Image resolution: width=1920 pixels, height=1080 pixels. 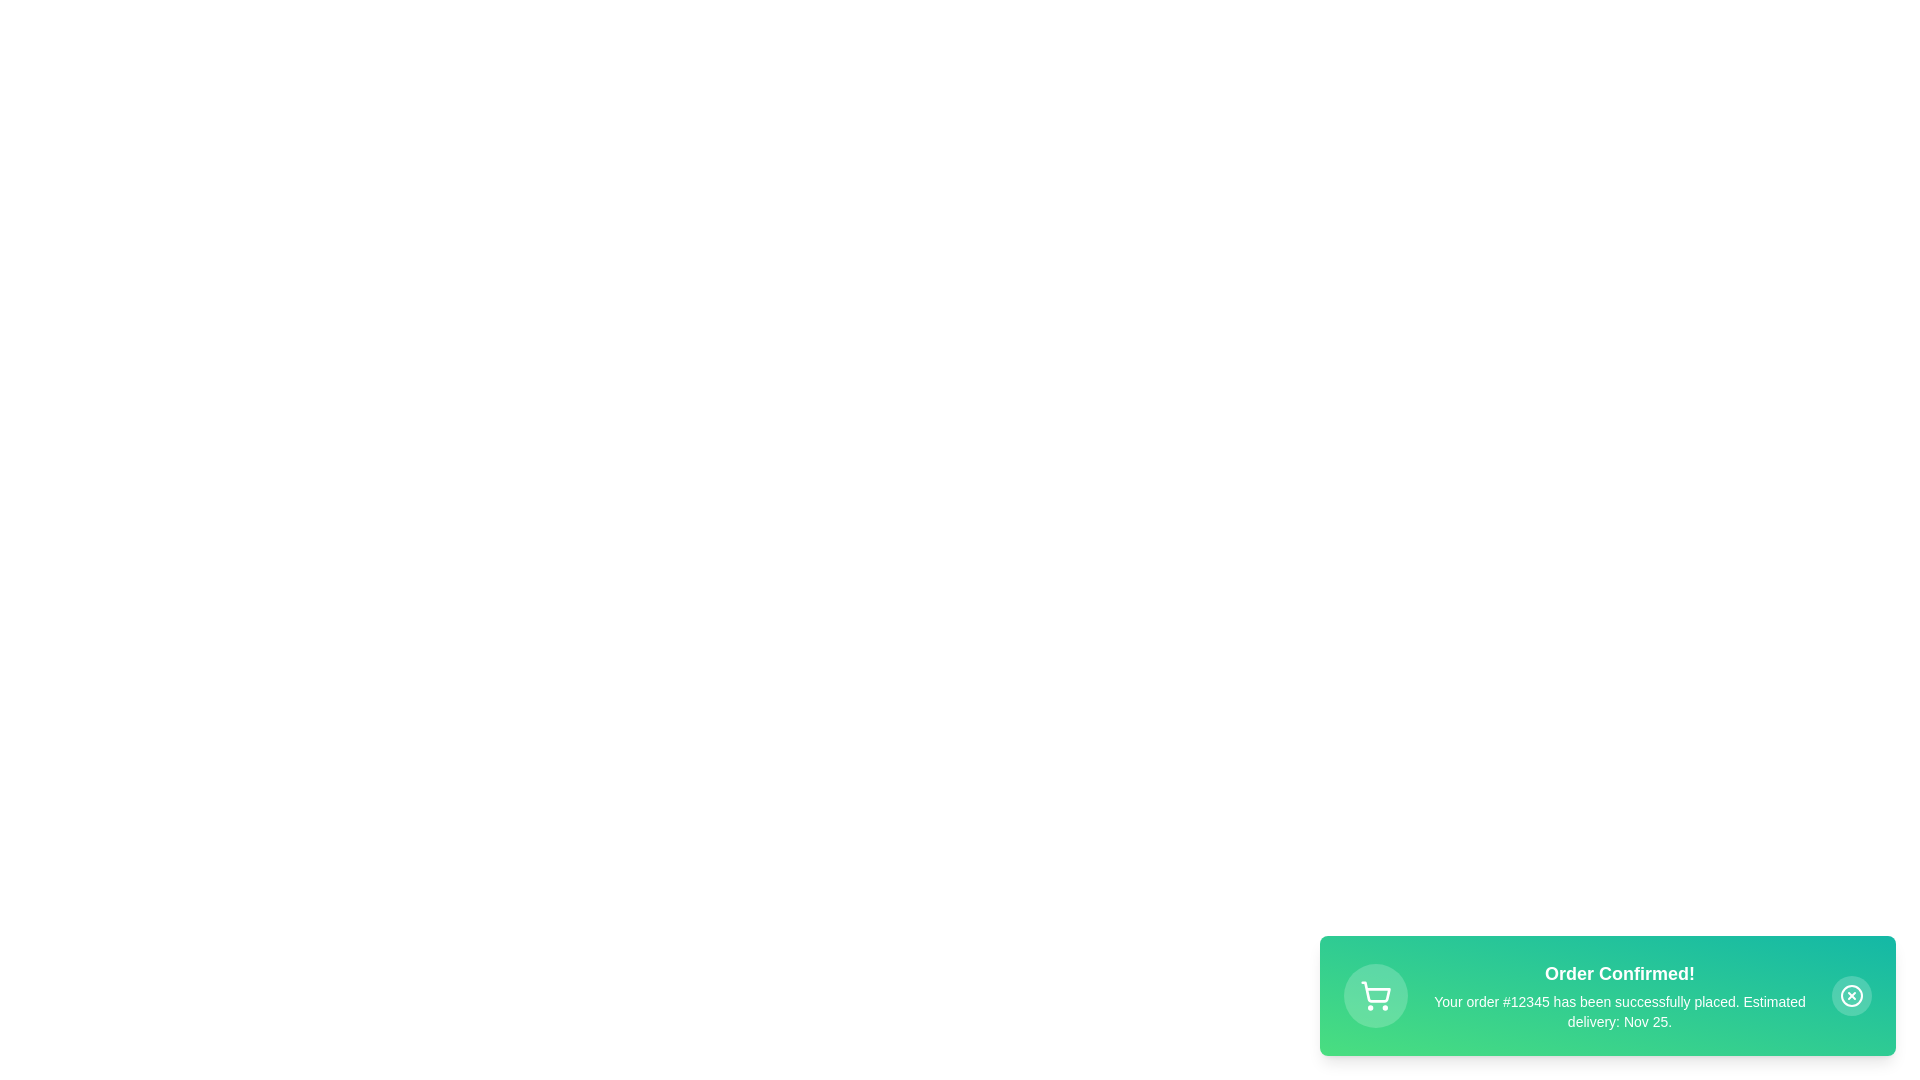 What do you see at coordinates (1620, 1011) in the screenshot?
I see `the order confirmation label located in the green notification card at the bottom-right corner of the interface, directly below the 'Order Confirmed!' heading` at bounding box center [1620, 1011].